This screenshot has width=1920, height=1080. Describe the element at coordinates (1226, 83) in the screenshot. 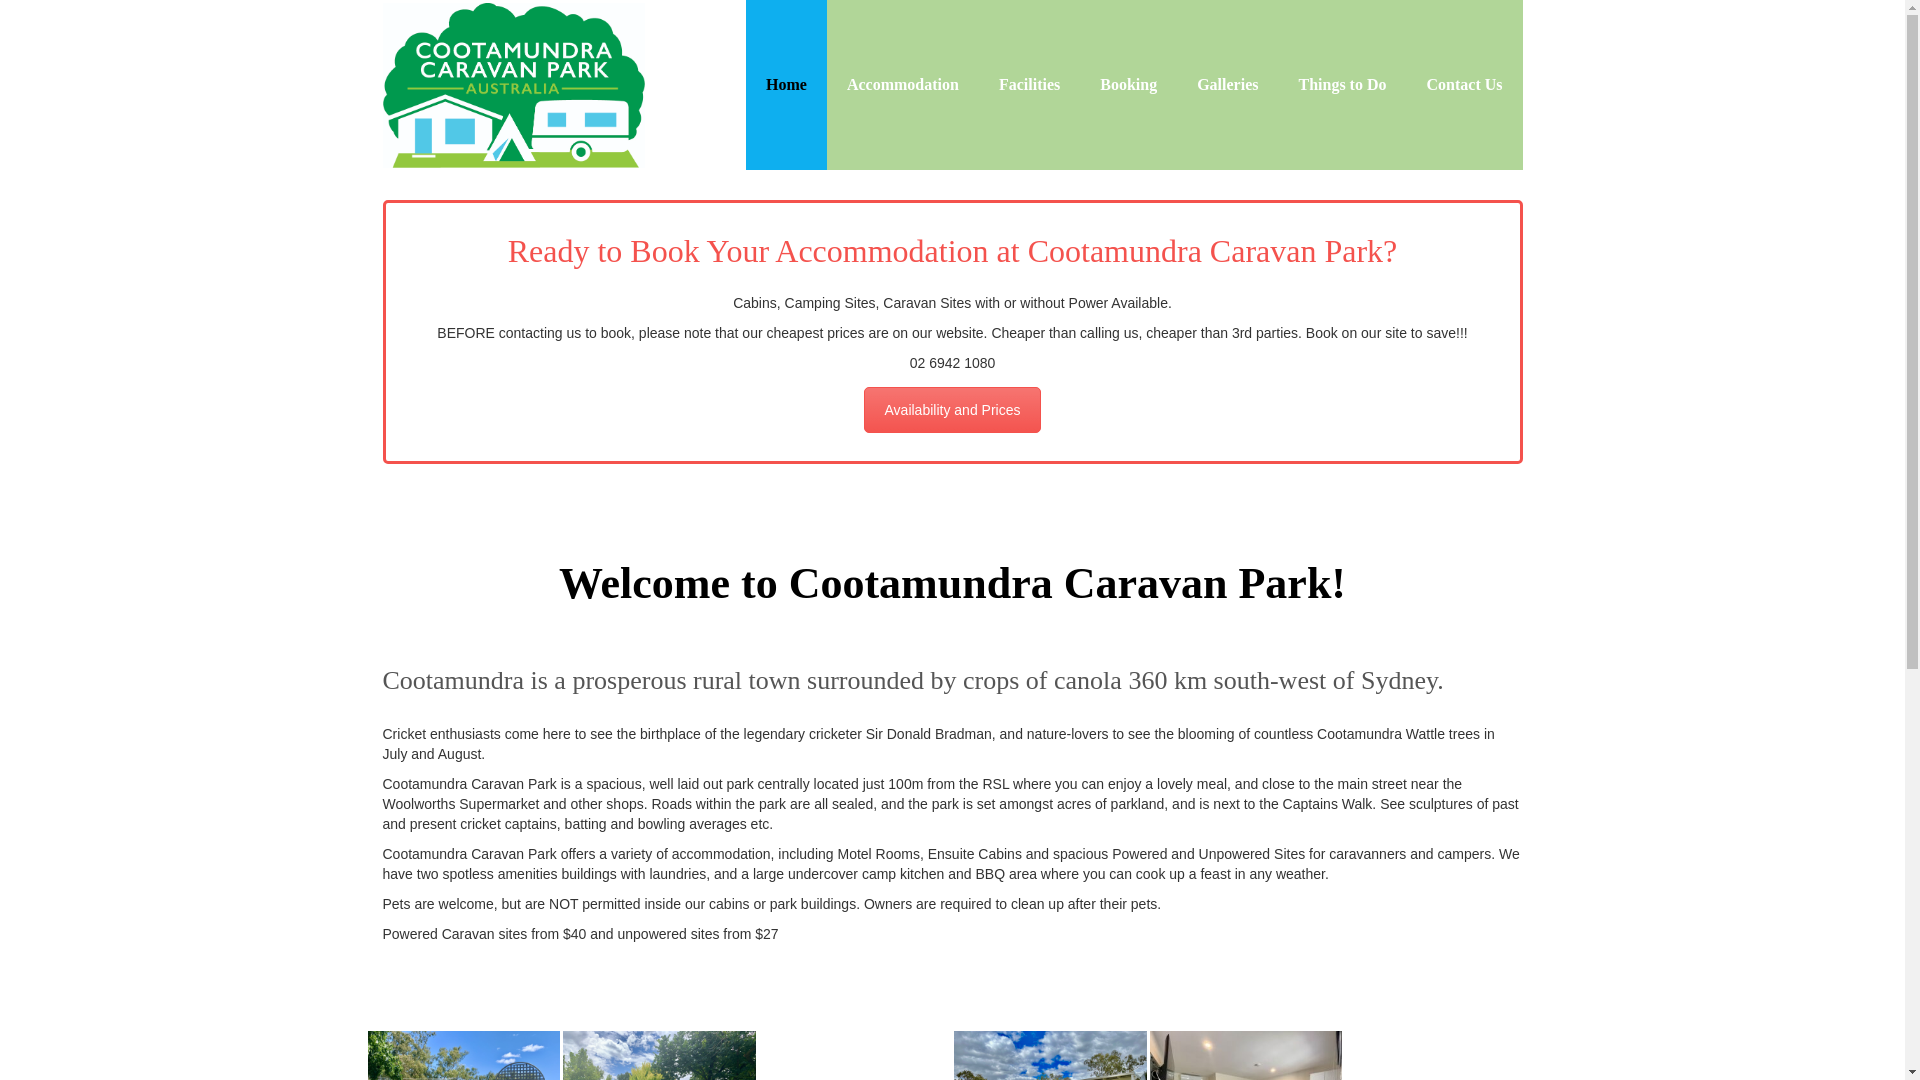

I see `'Galleries'` at that location.